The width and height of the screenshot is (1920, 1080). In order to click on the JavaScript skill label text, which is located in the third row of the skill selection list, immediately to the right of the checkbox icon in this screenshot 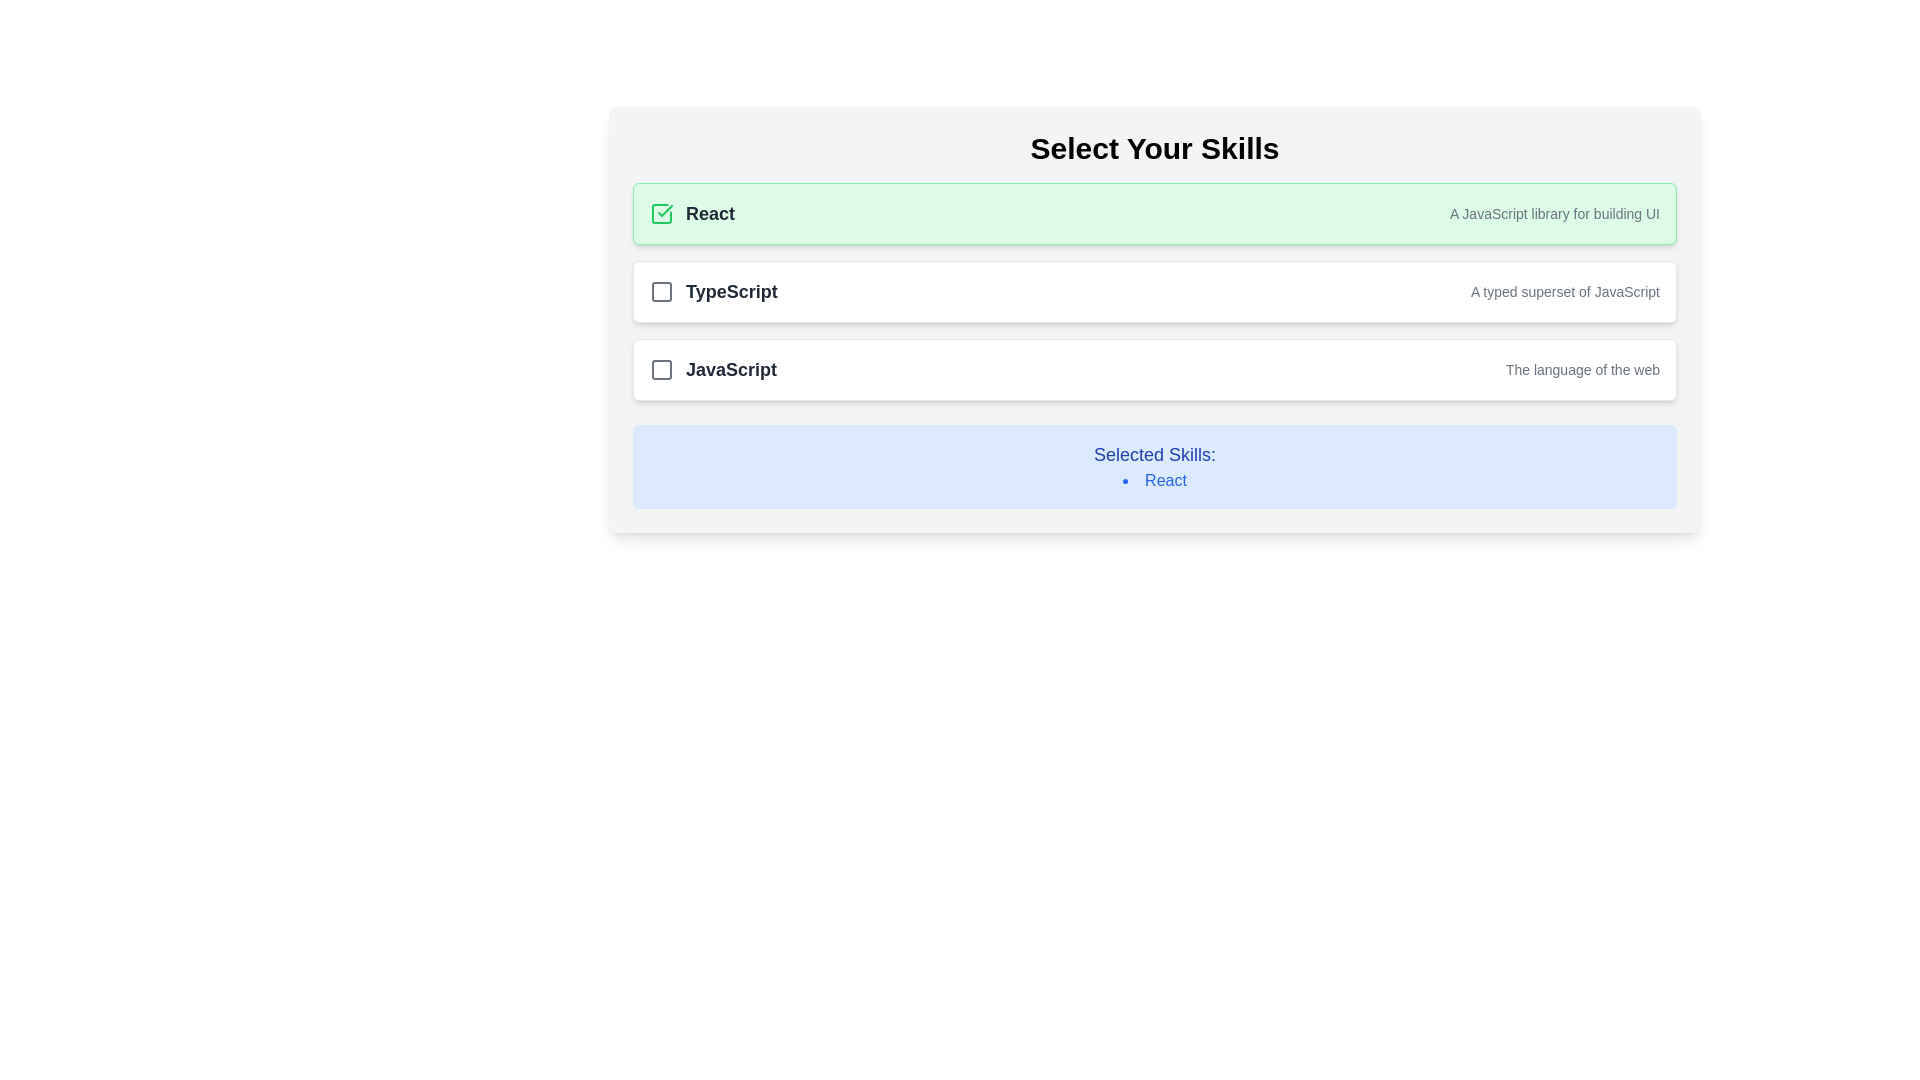, I will do `click(730, 370)`.